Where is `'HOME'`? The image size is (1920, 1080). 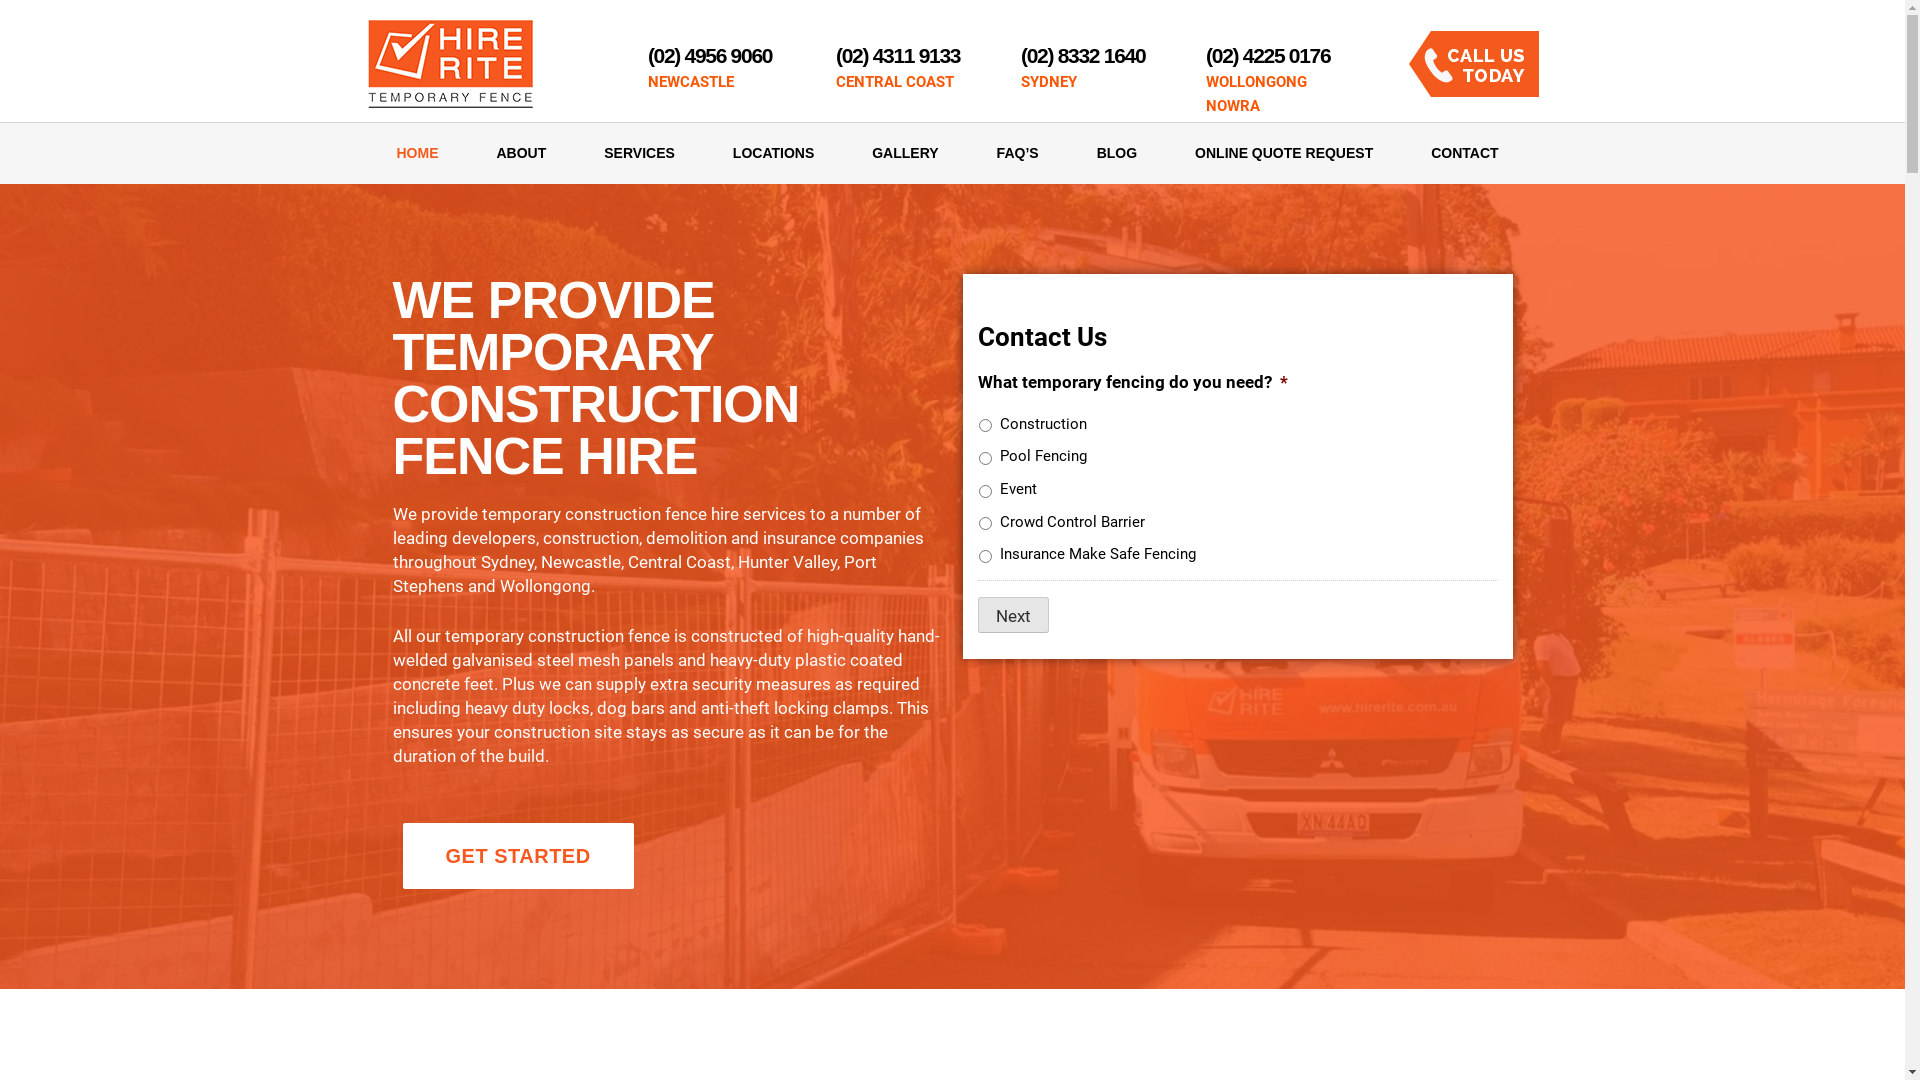
'HOME' is located at coordinates (368, 152).